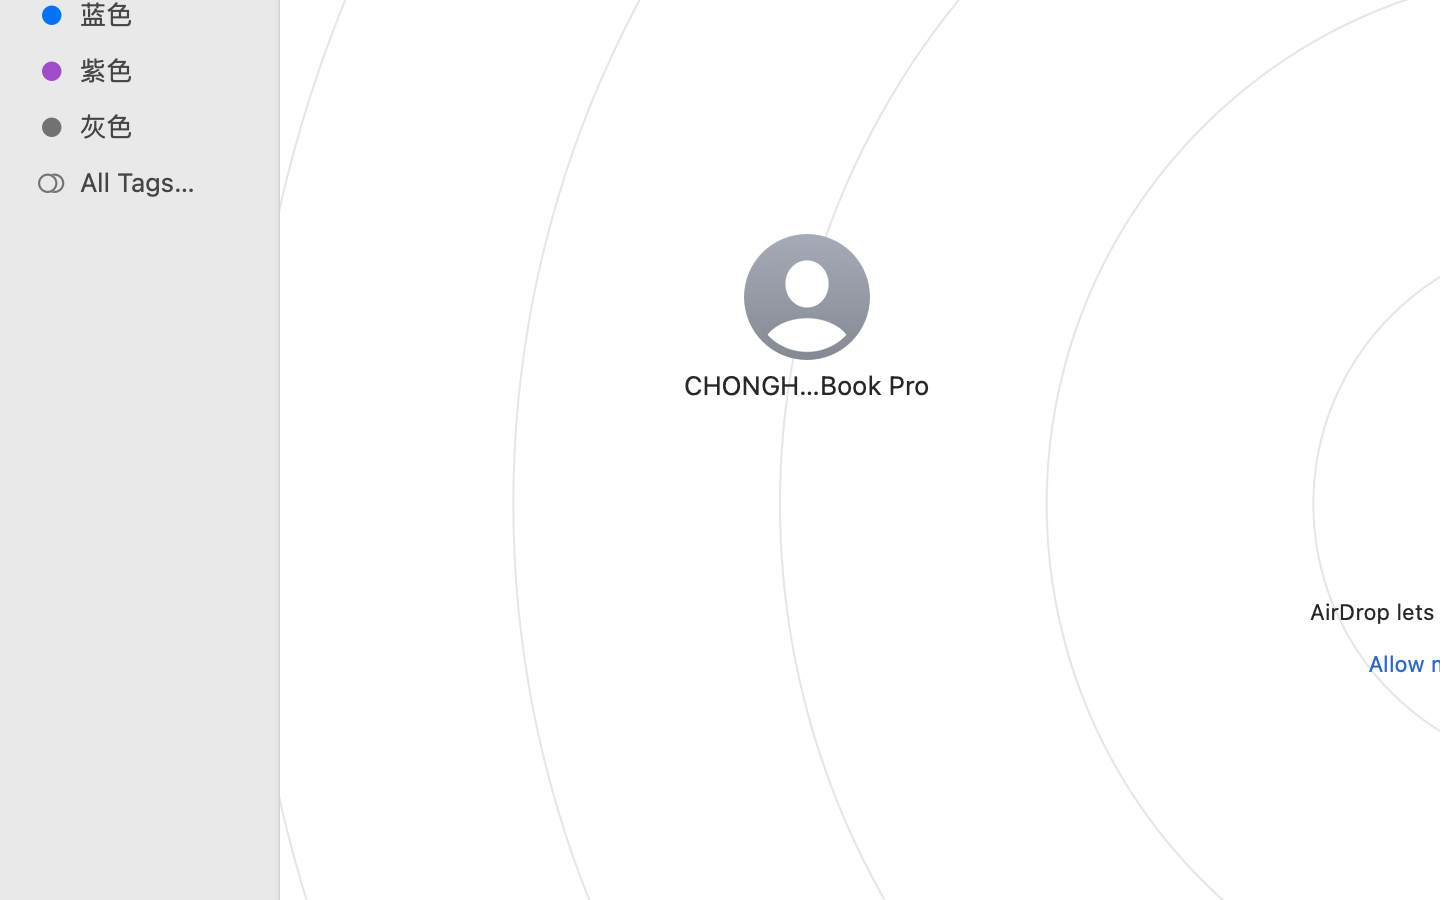 Image resolution: width=1440 pixels, height=900 pixels. Describe the element at coordinates (159, 181) in the screenshot. I see `'All Tags…'` at that location.